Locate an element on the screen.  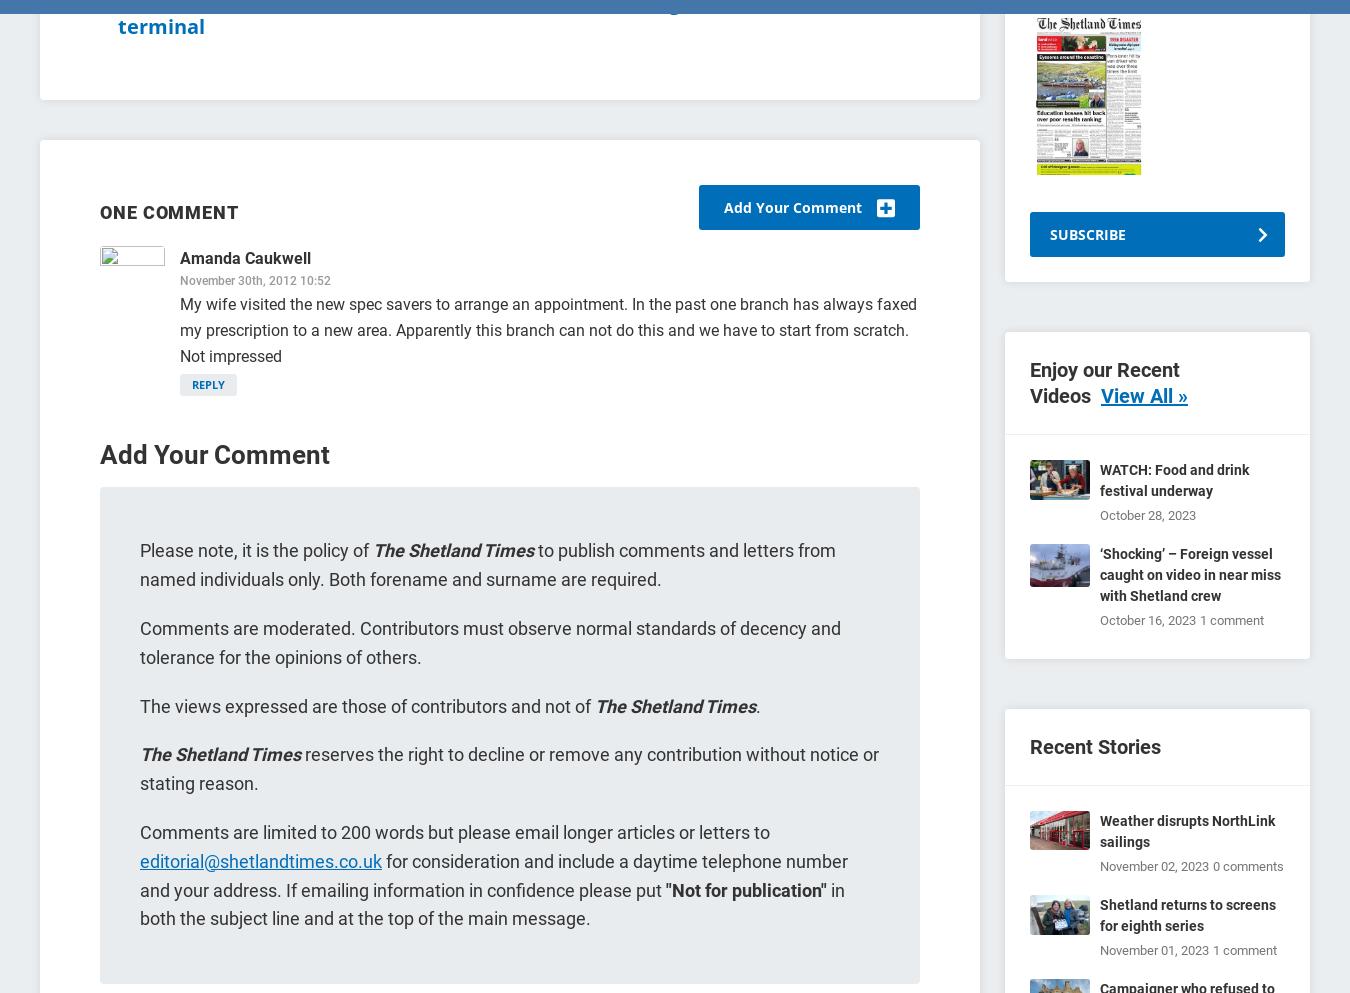
'October 28, 2023' is located at coordinates (1147, 515).